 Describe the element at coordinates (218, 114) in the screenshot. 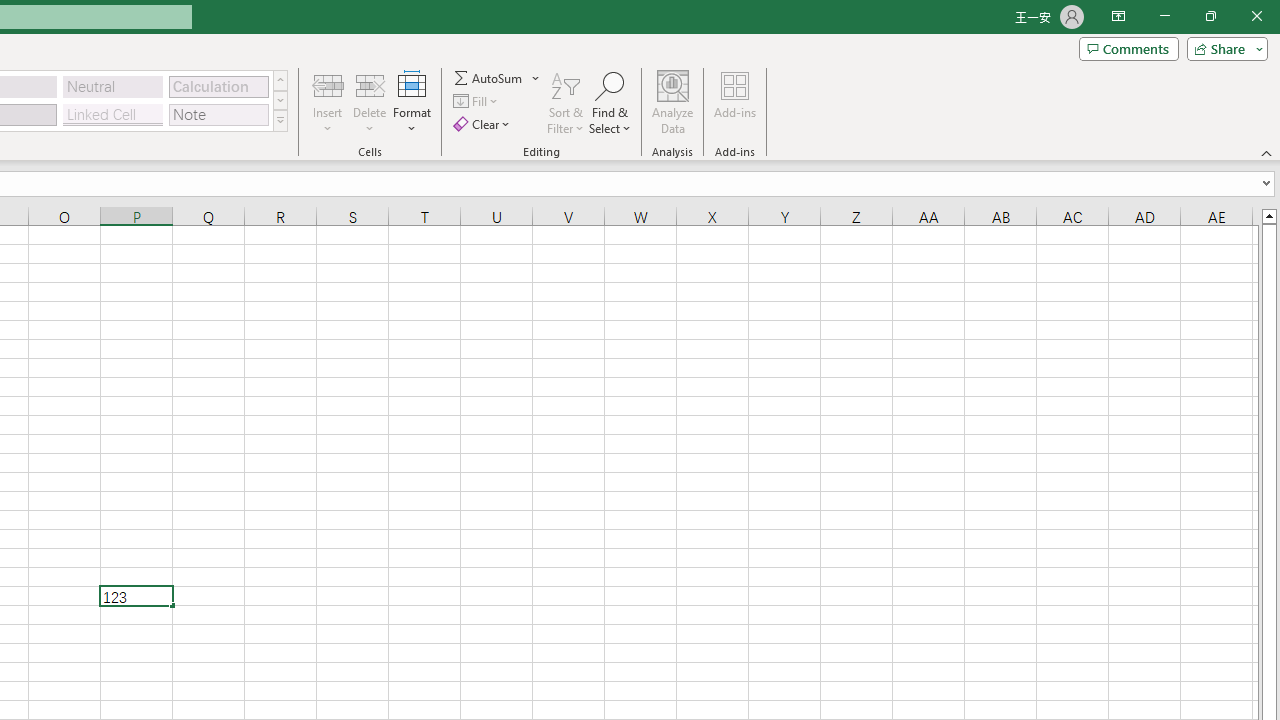

I see `'Note'` at that location.